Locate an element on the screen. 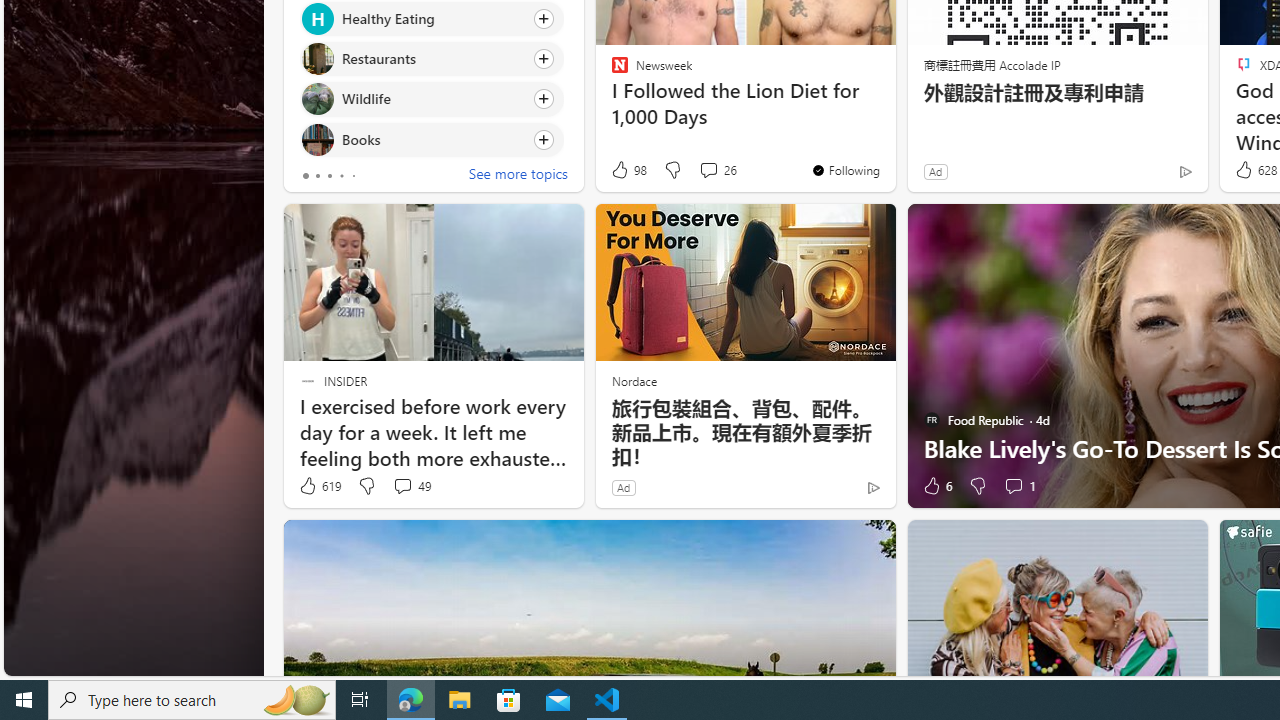  '6 Like' is located at coordinates (935, 486).